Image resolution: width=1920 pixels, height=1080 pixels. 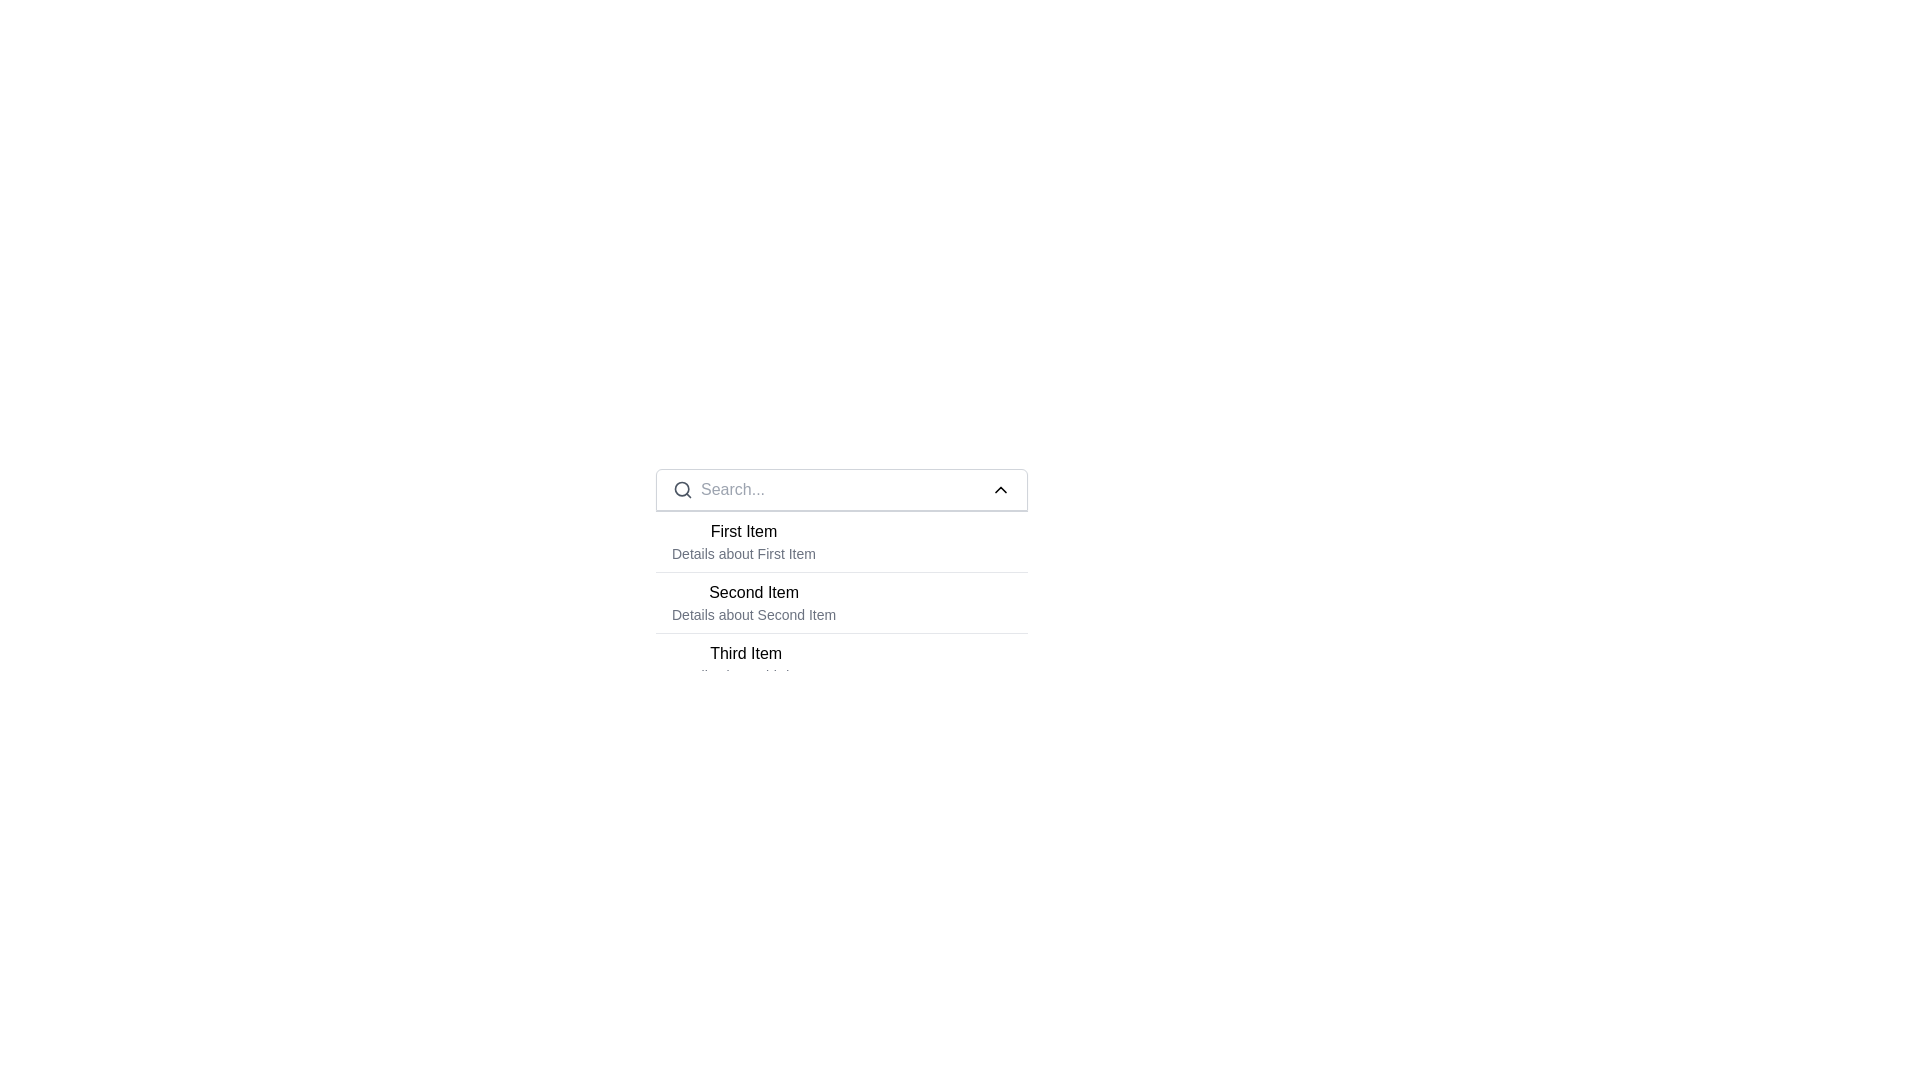 I want to click on the text 'Second Item' displayed in black color, so click(x=753, y=592).